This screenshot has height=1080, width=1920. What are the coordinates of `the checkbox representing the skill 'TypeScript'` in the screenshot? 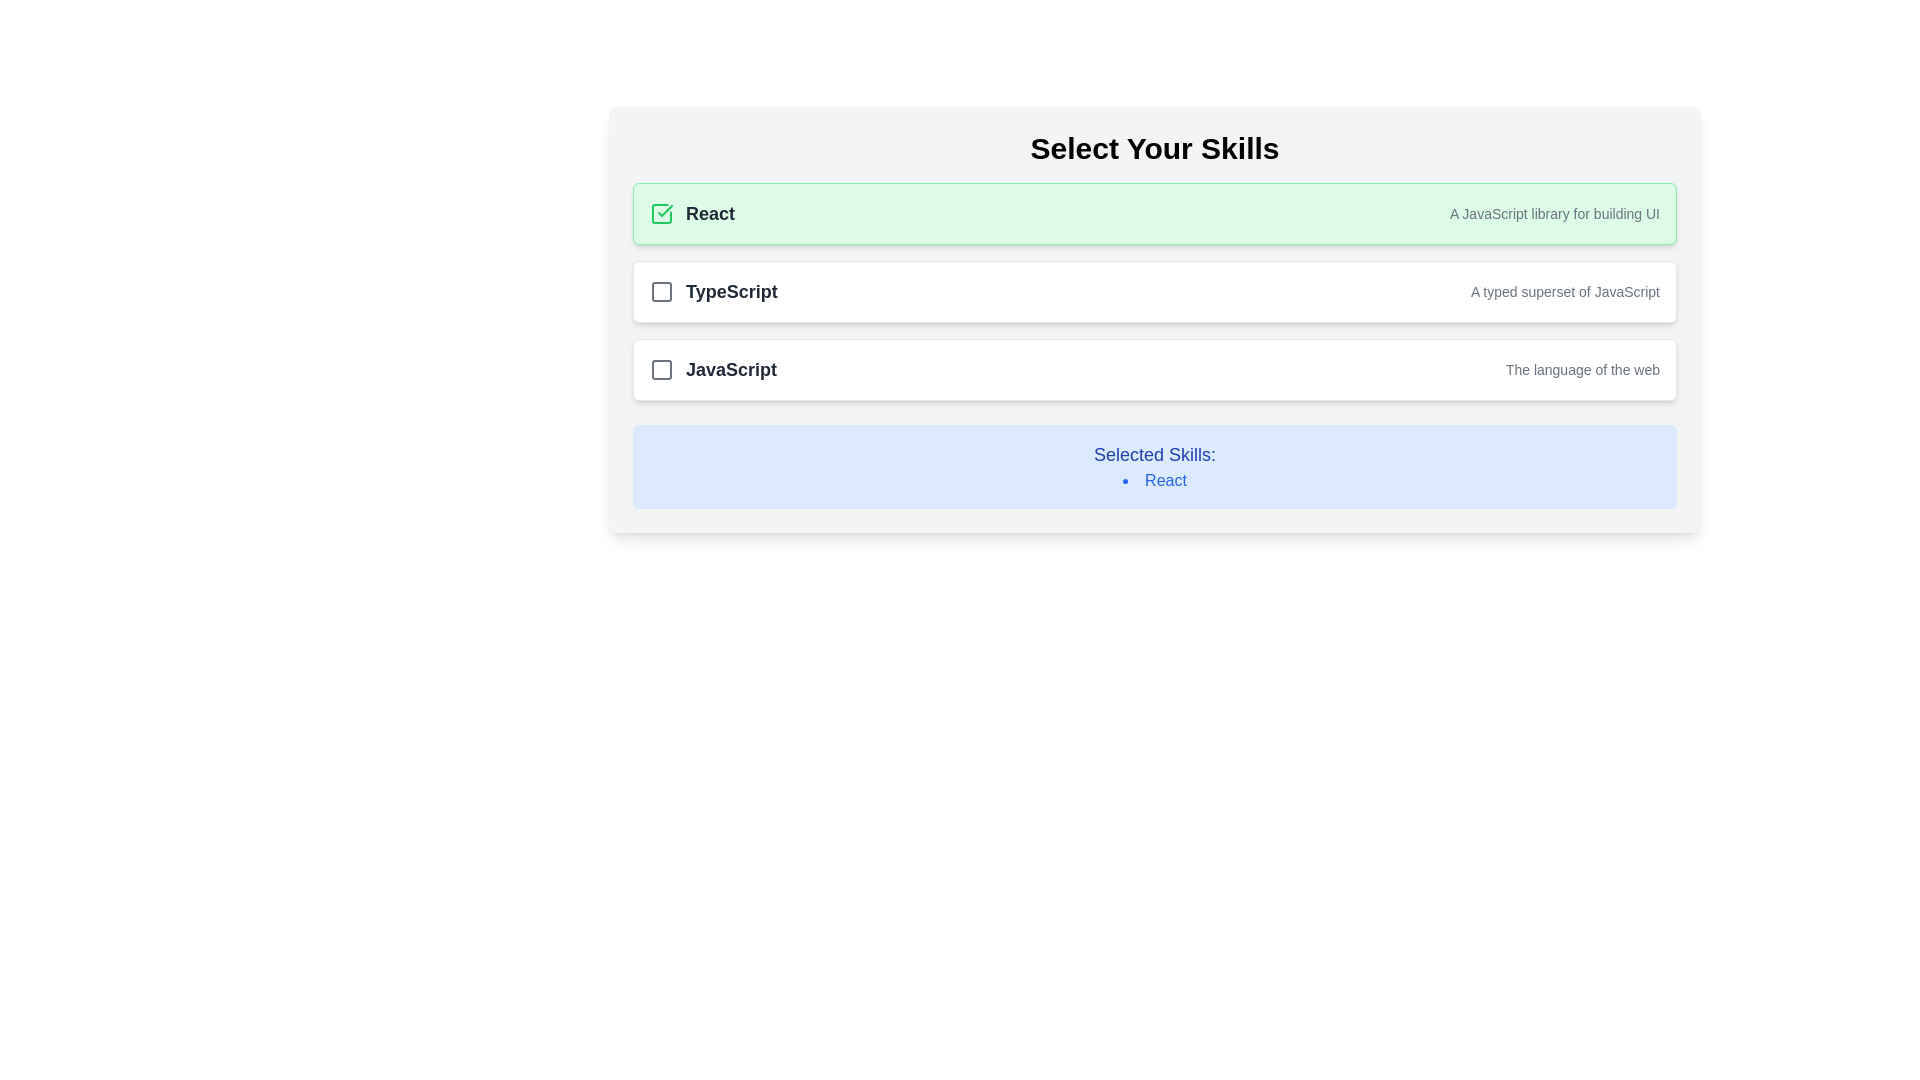 It's located at (662, 292).